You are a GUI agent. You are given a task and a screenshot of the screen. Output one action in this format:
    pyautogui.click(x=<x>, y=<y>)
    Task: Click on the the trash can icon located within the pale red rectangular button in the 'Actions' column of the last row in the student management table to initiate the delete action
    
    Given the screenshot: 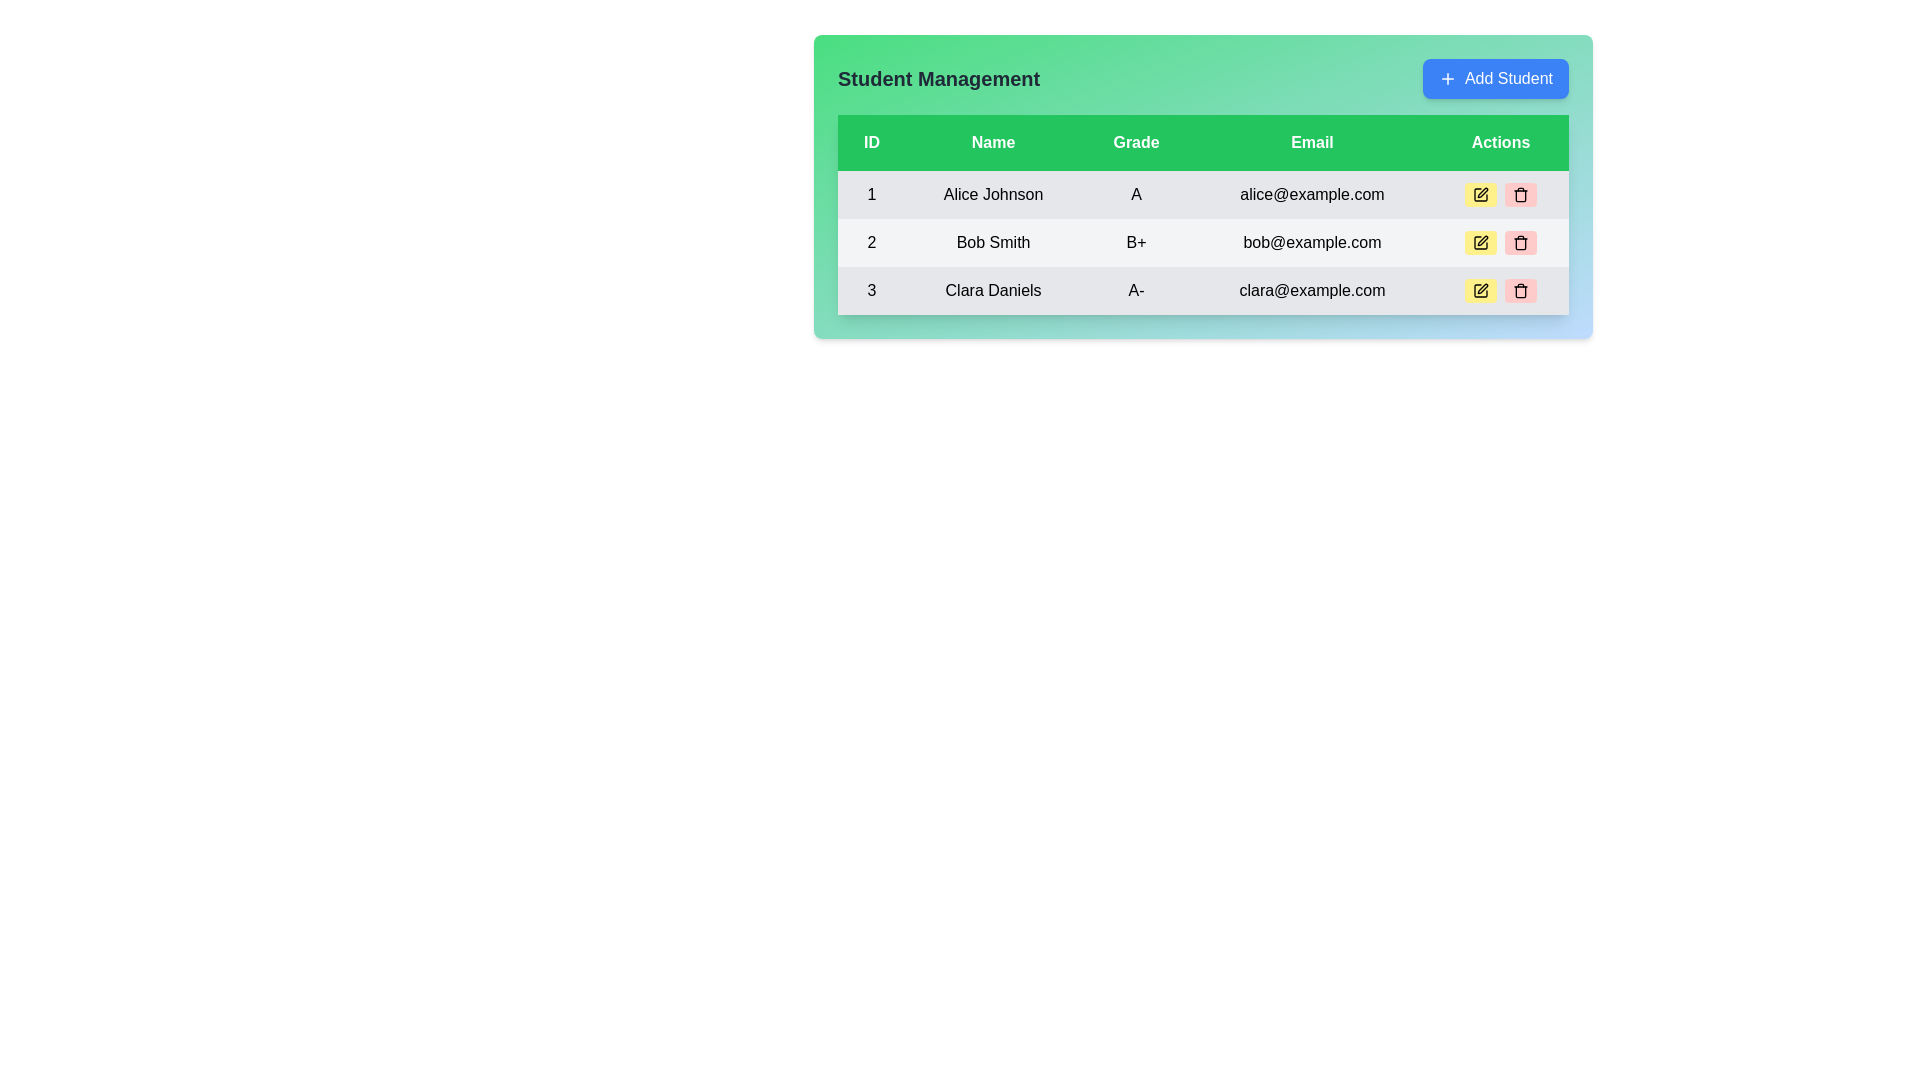 What is the action you would take?
    pyautogui.click(x=1520, y=290)
    